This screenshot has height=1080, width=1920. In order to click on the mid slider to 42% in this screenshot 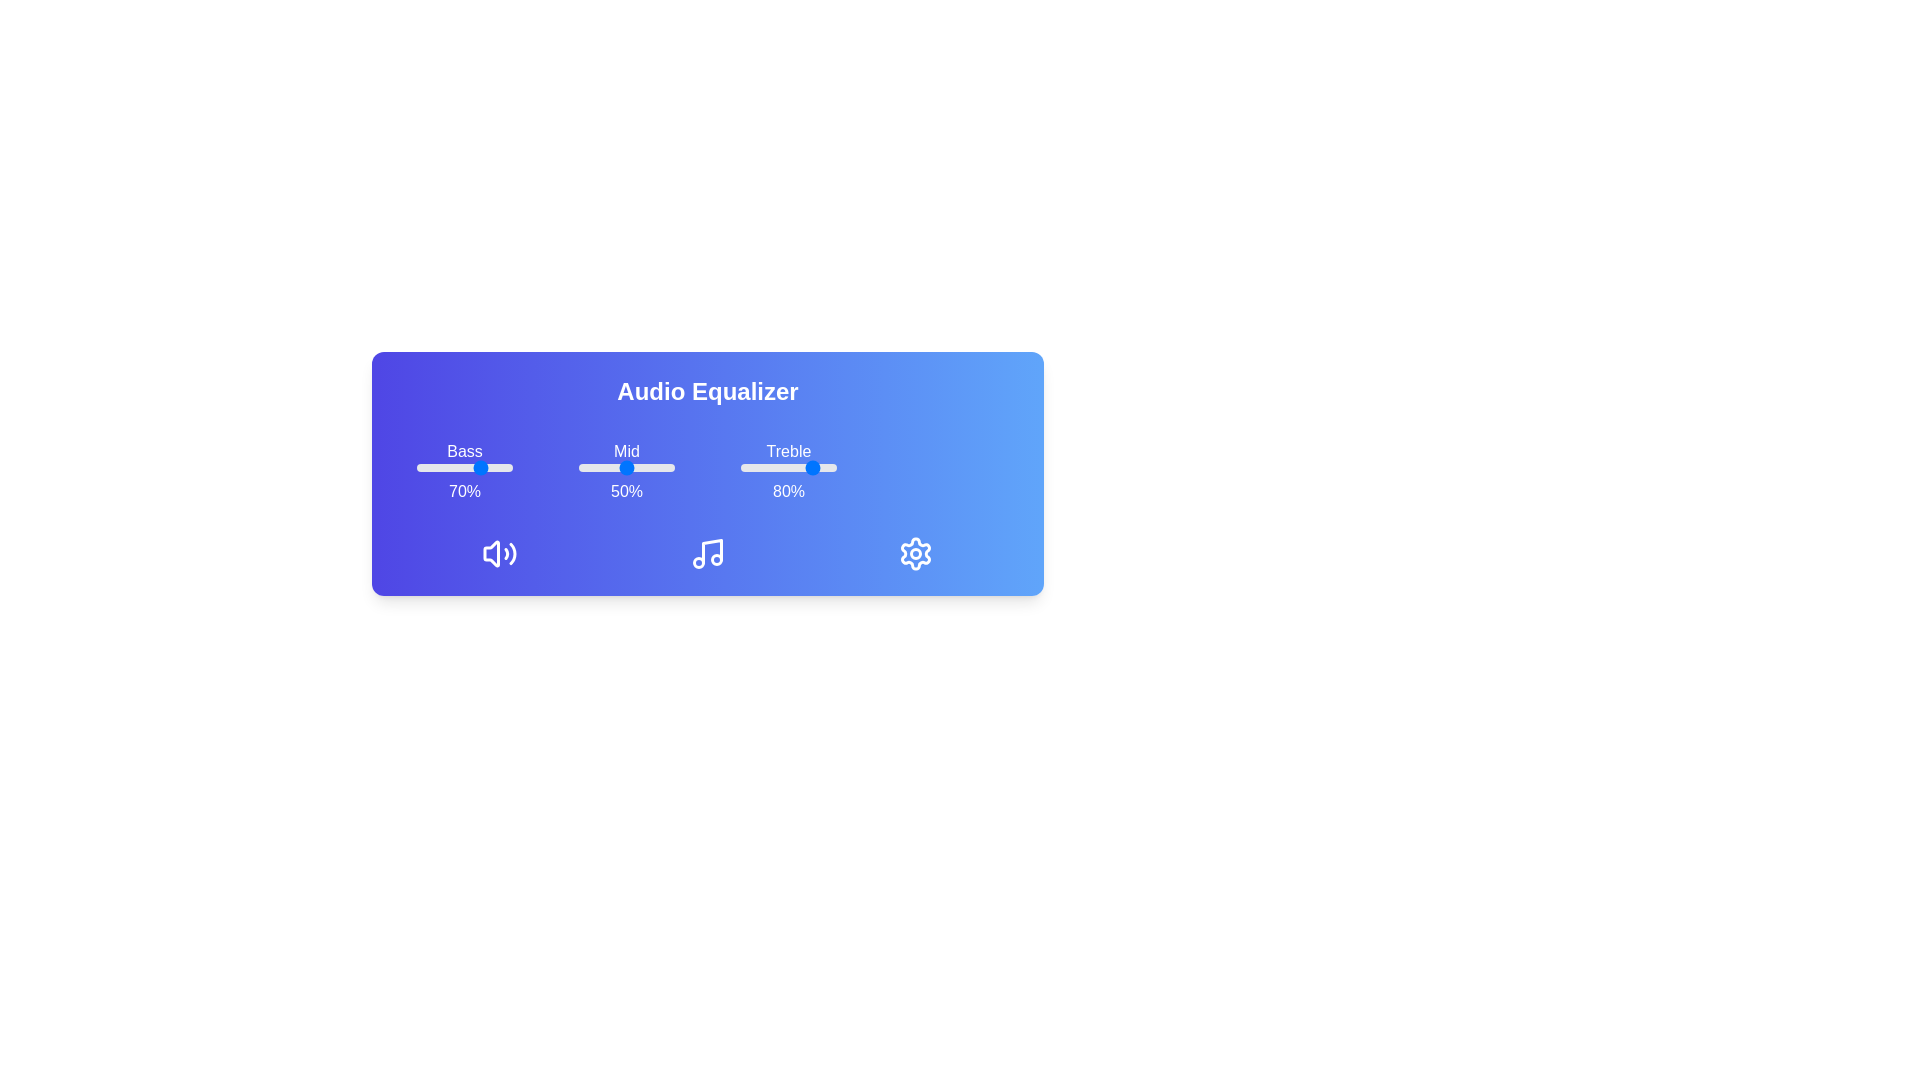, I will do `click(618, 467)`.